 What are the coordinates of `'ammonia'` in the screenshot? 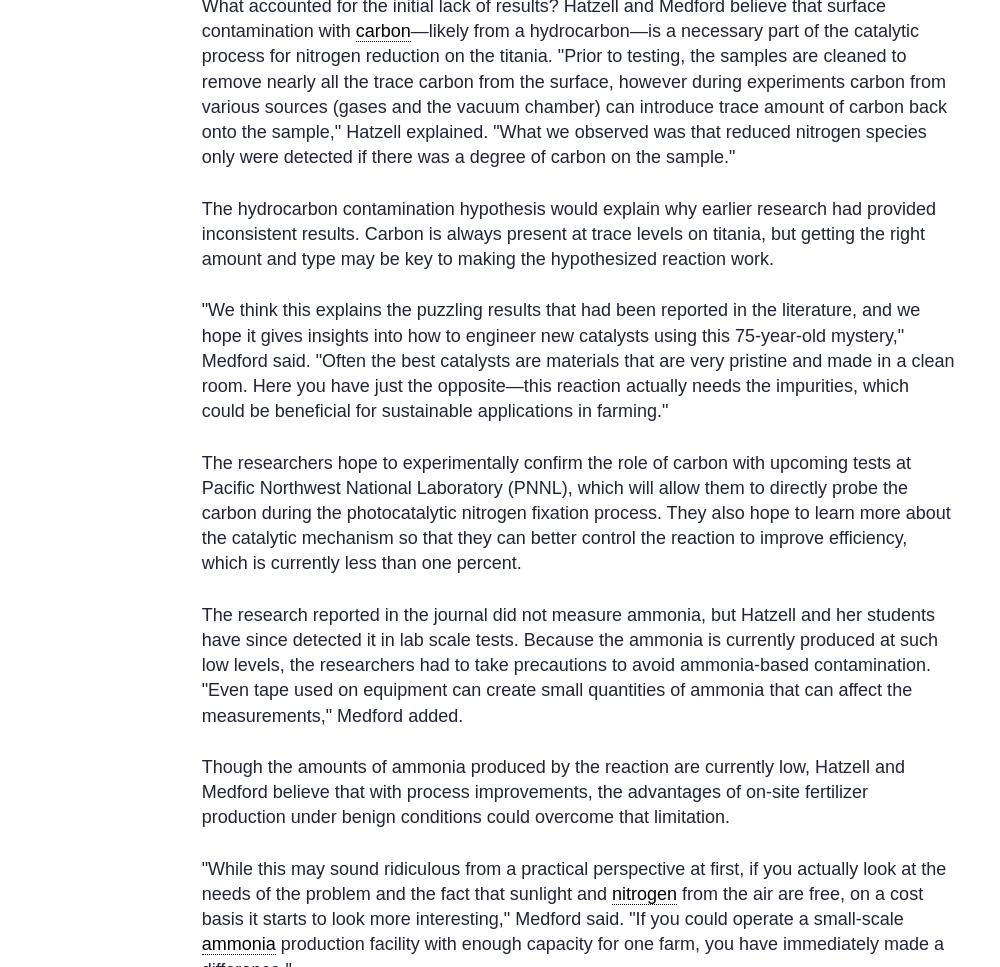 It's located at (237, 942).